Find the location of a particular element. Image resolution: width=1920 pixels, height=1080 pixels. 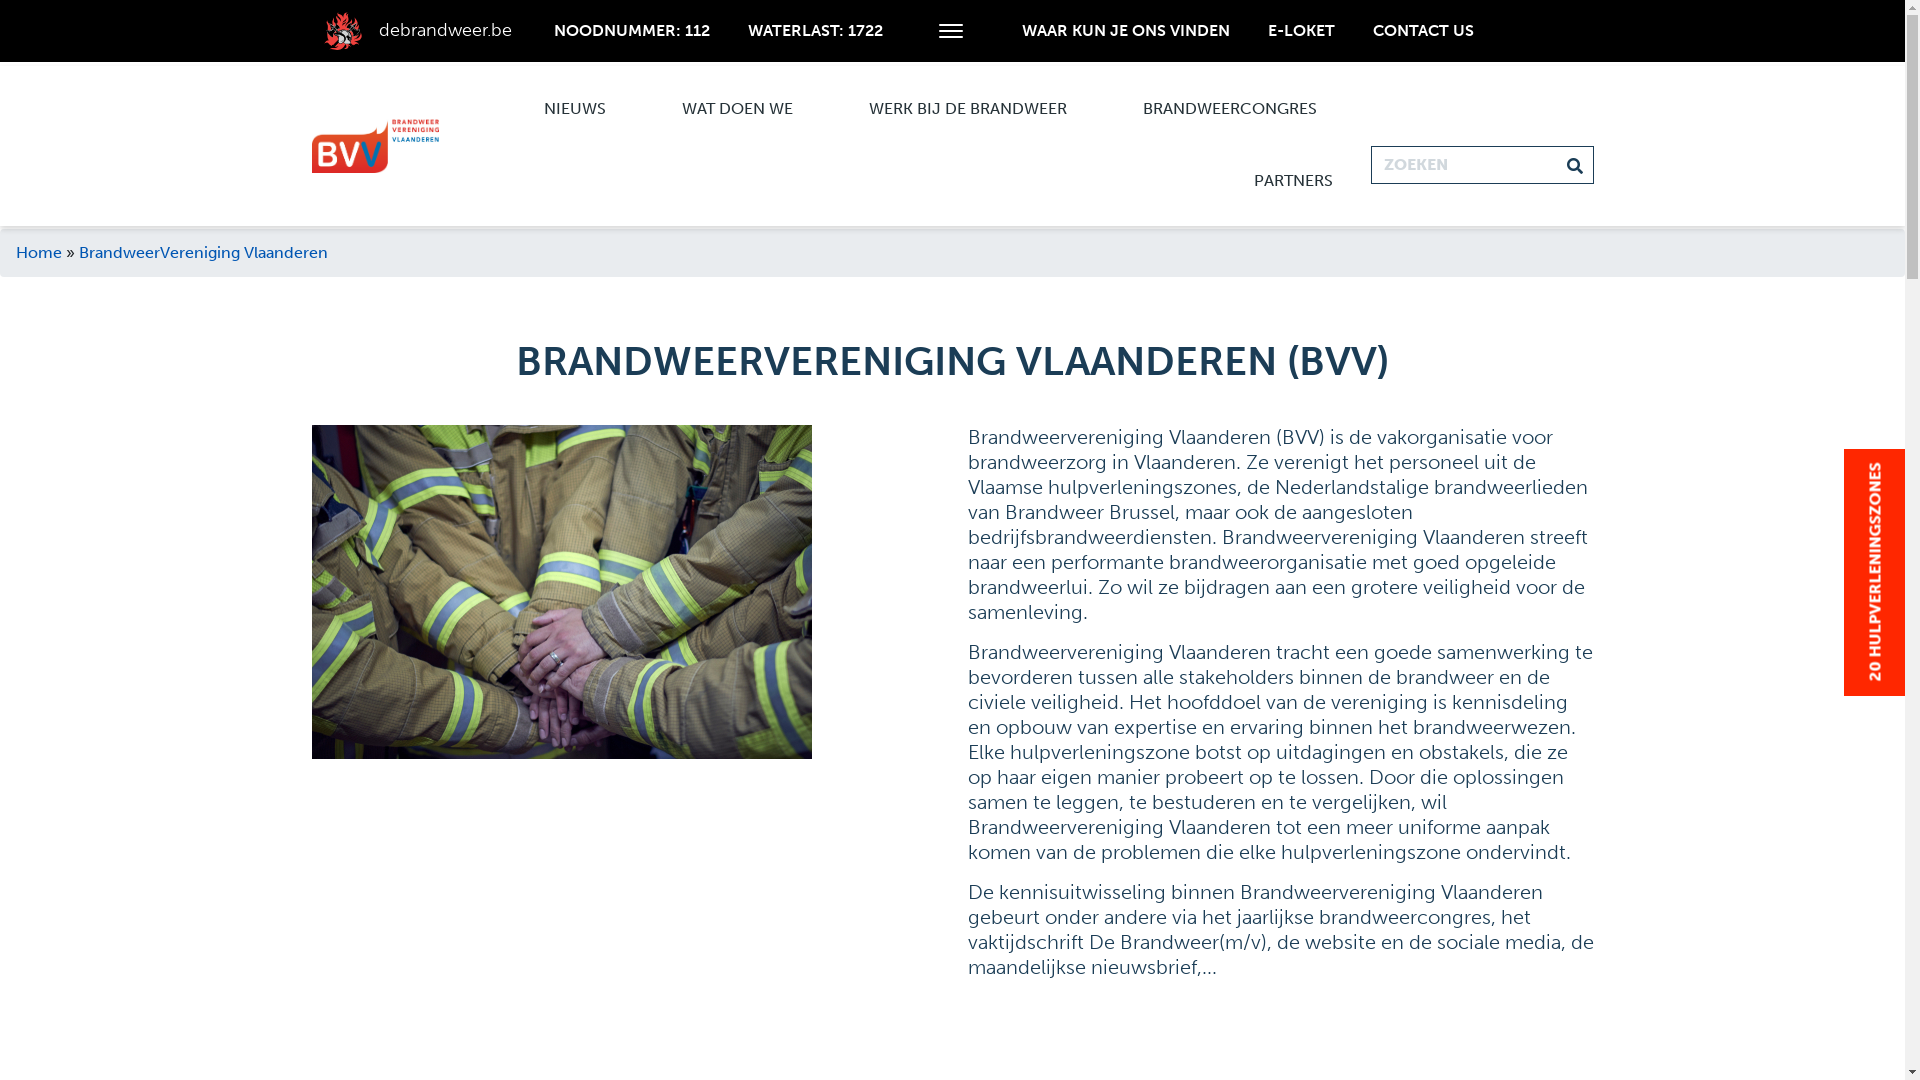

'WAAR KUN JE ONS VINDEN' is located at coordinates (1126, 30).